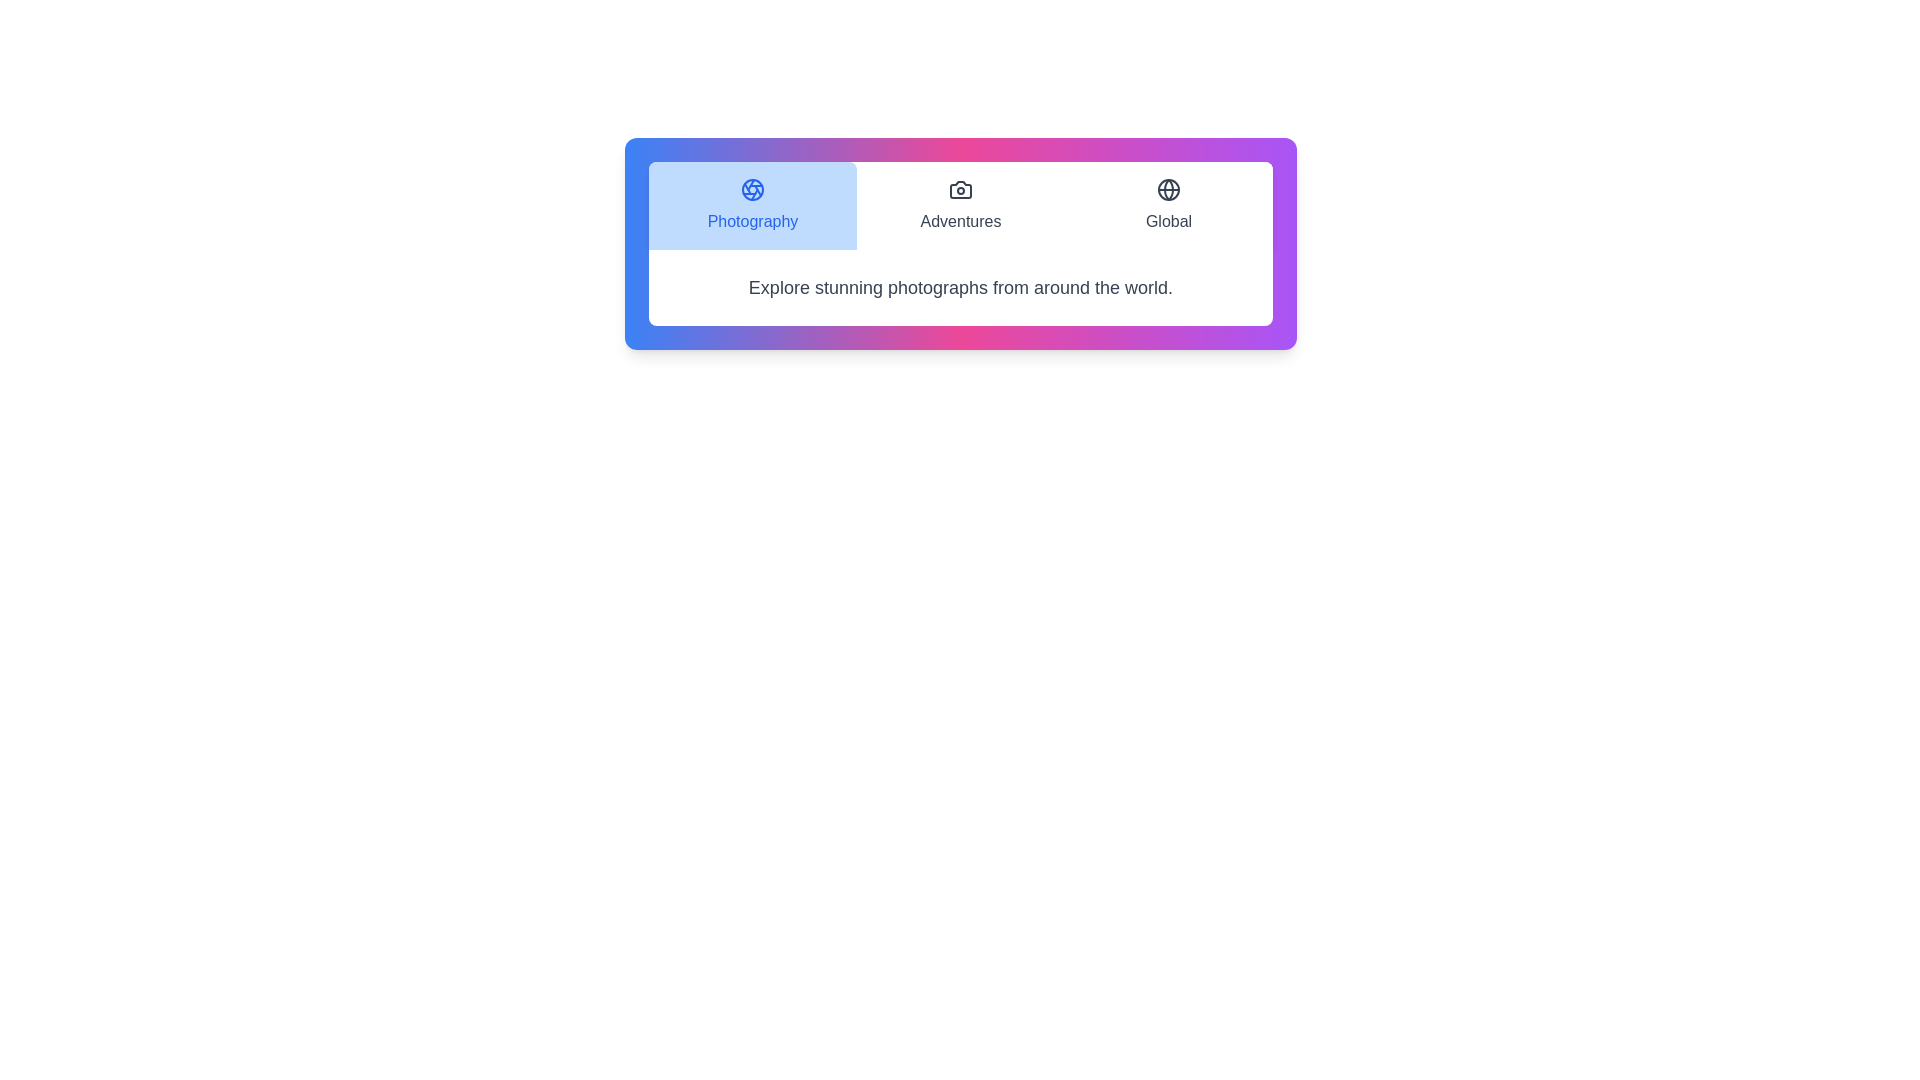  Describe the element at coordinates (960, 205) in the screenshot. I see `the Tab Selector` at that location.